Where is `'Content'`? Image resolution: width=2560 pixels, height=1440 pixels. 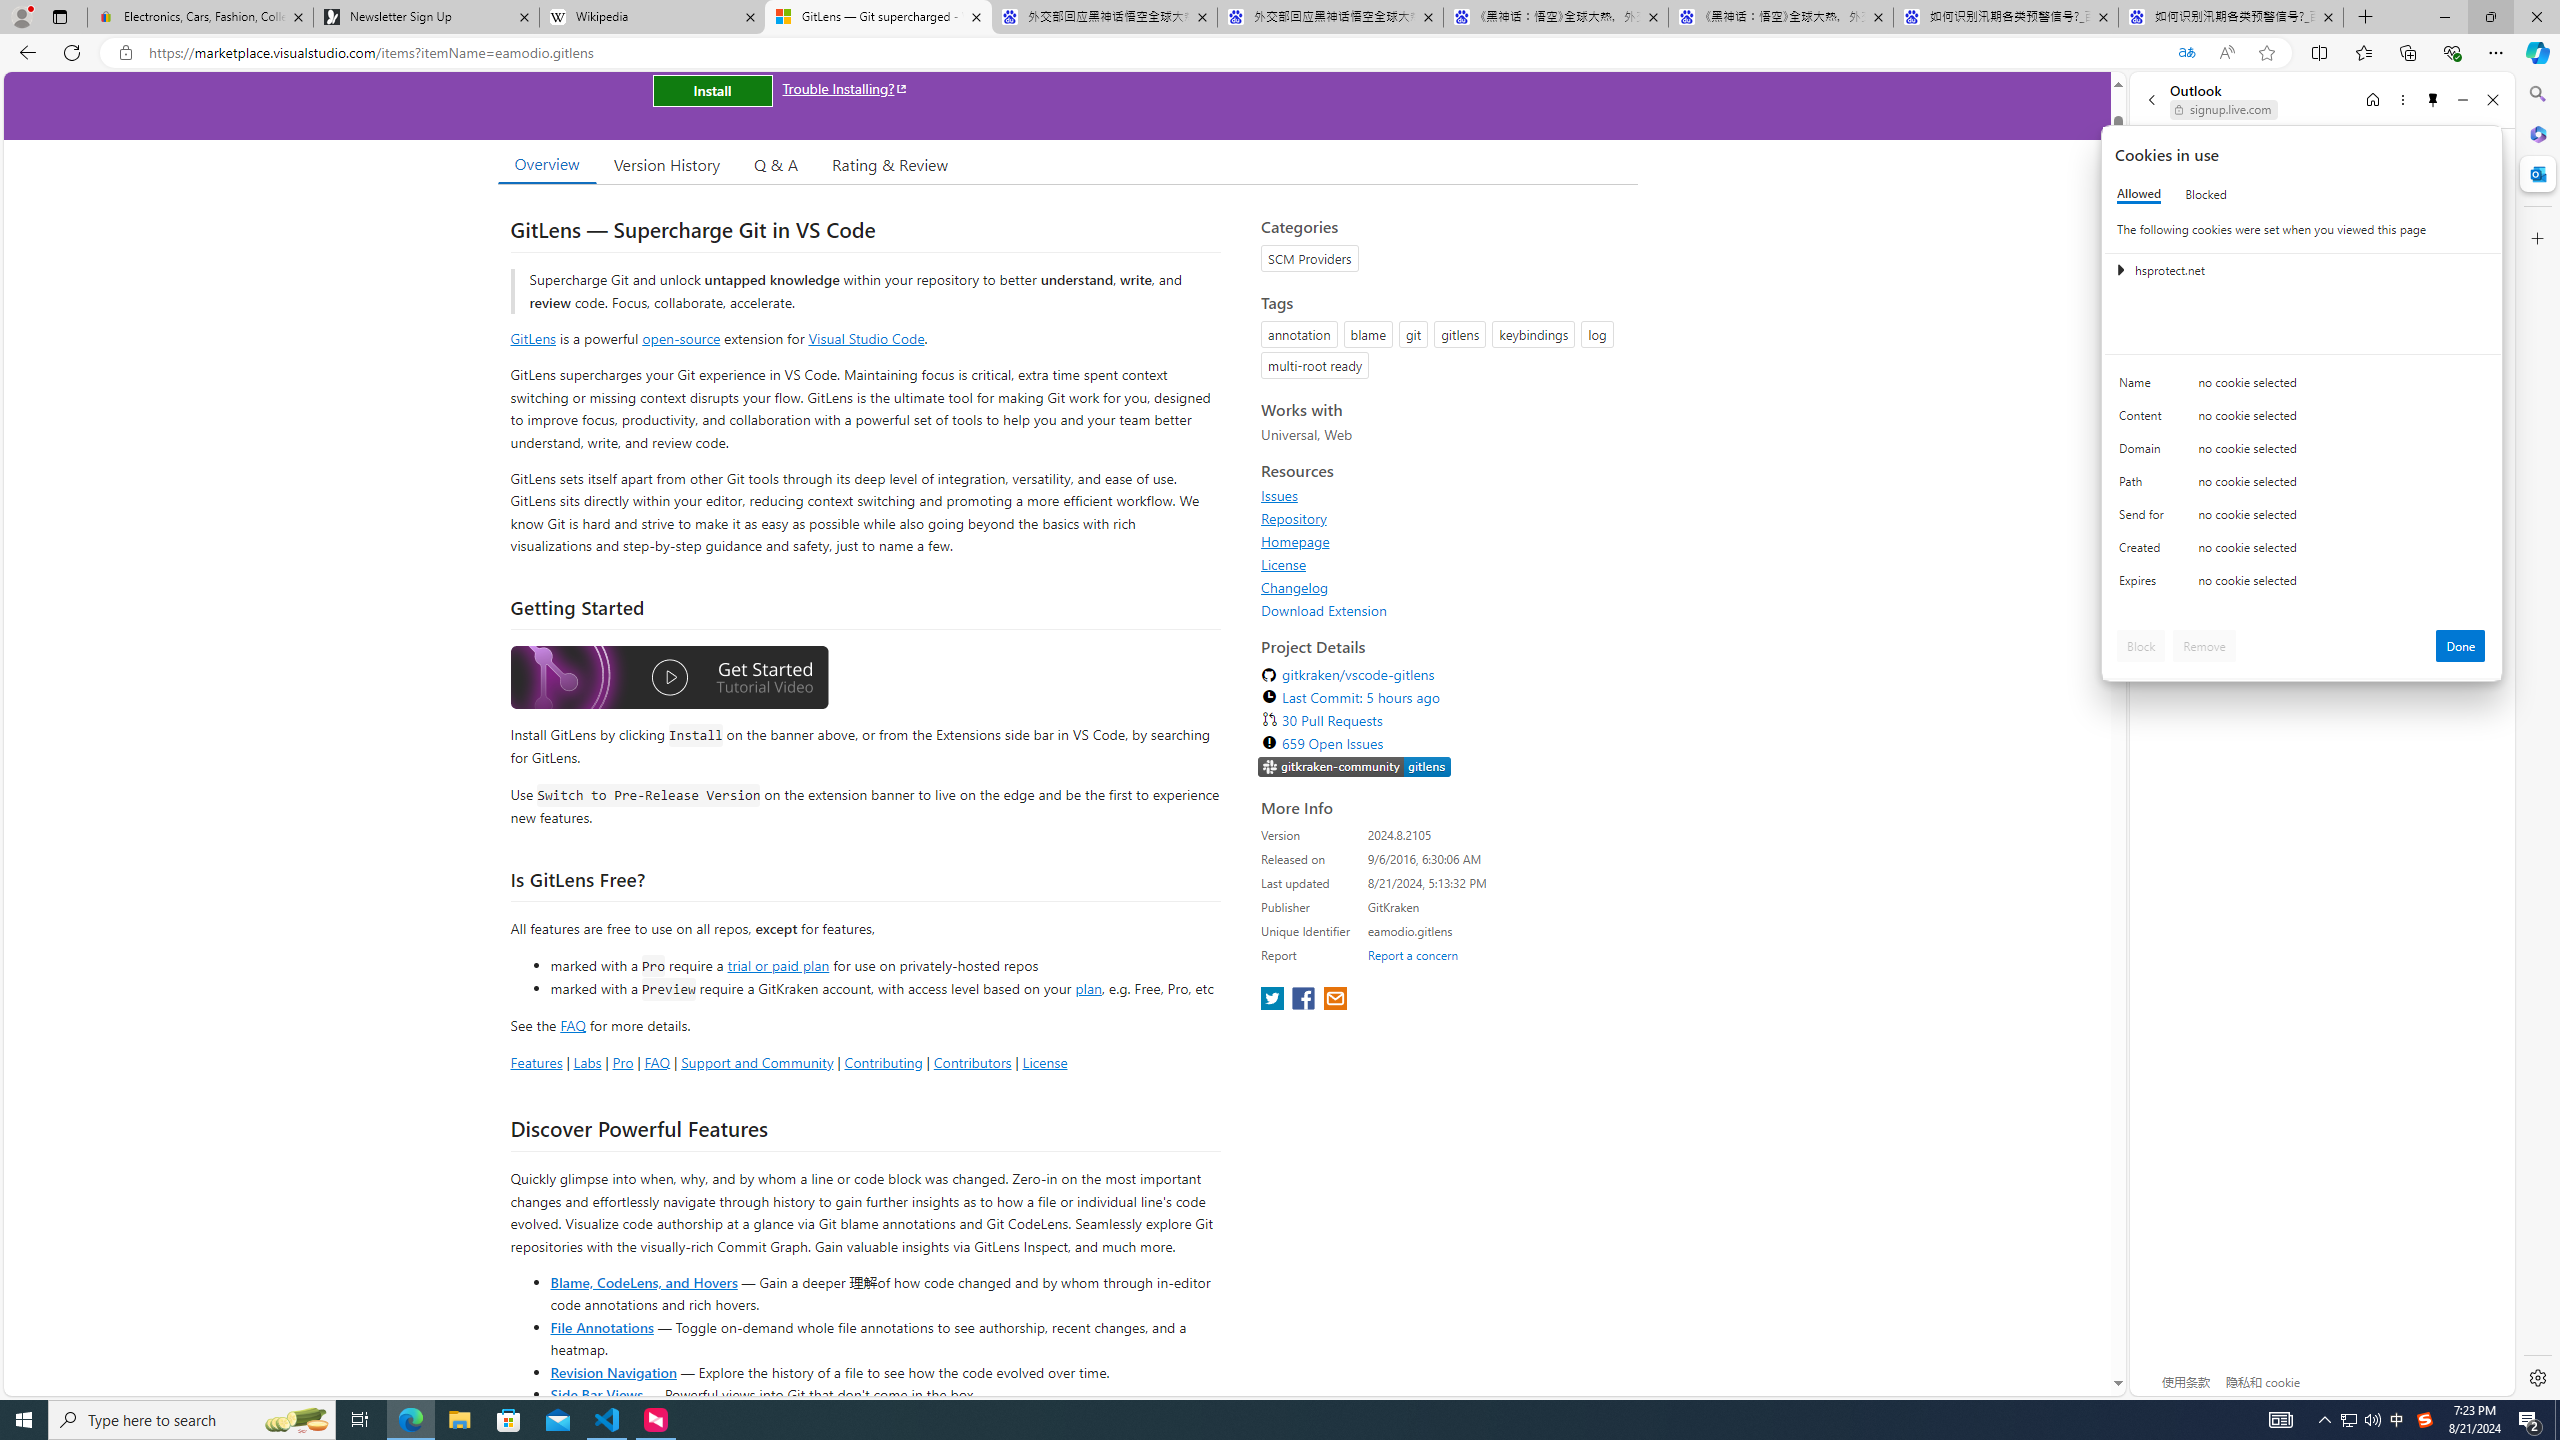
'Content' is located at coordinates (2144, 420).